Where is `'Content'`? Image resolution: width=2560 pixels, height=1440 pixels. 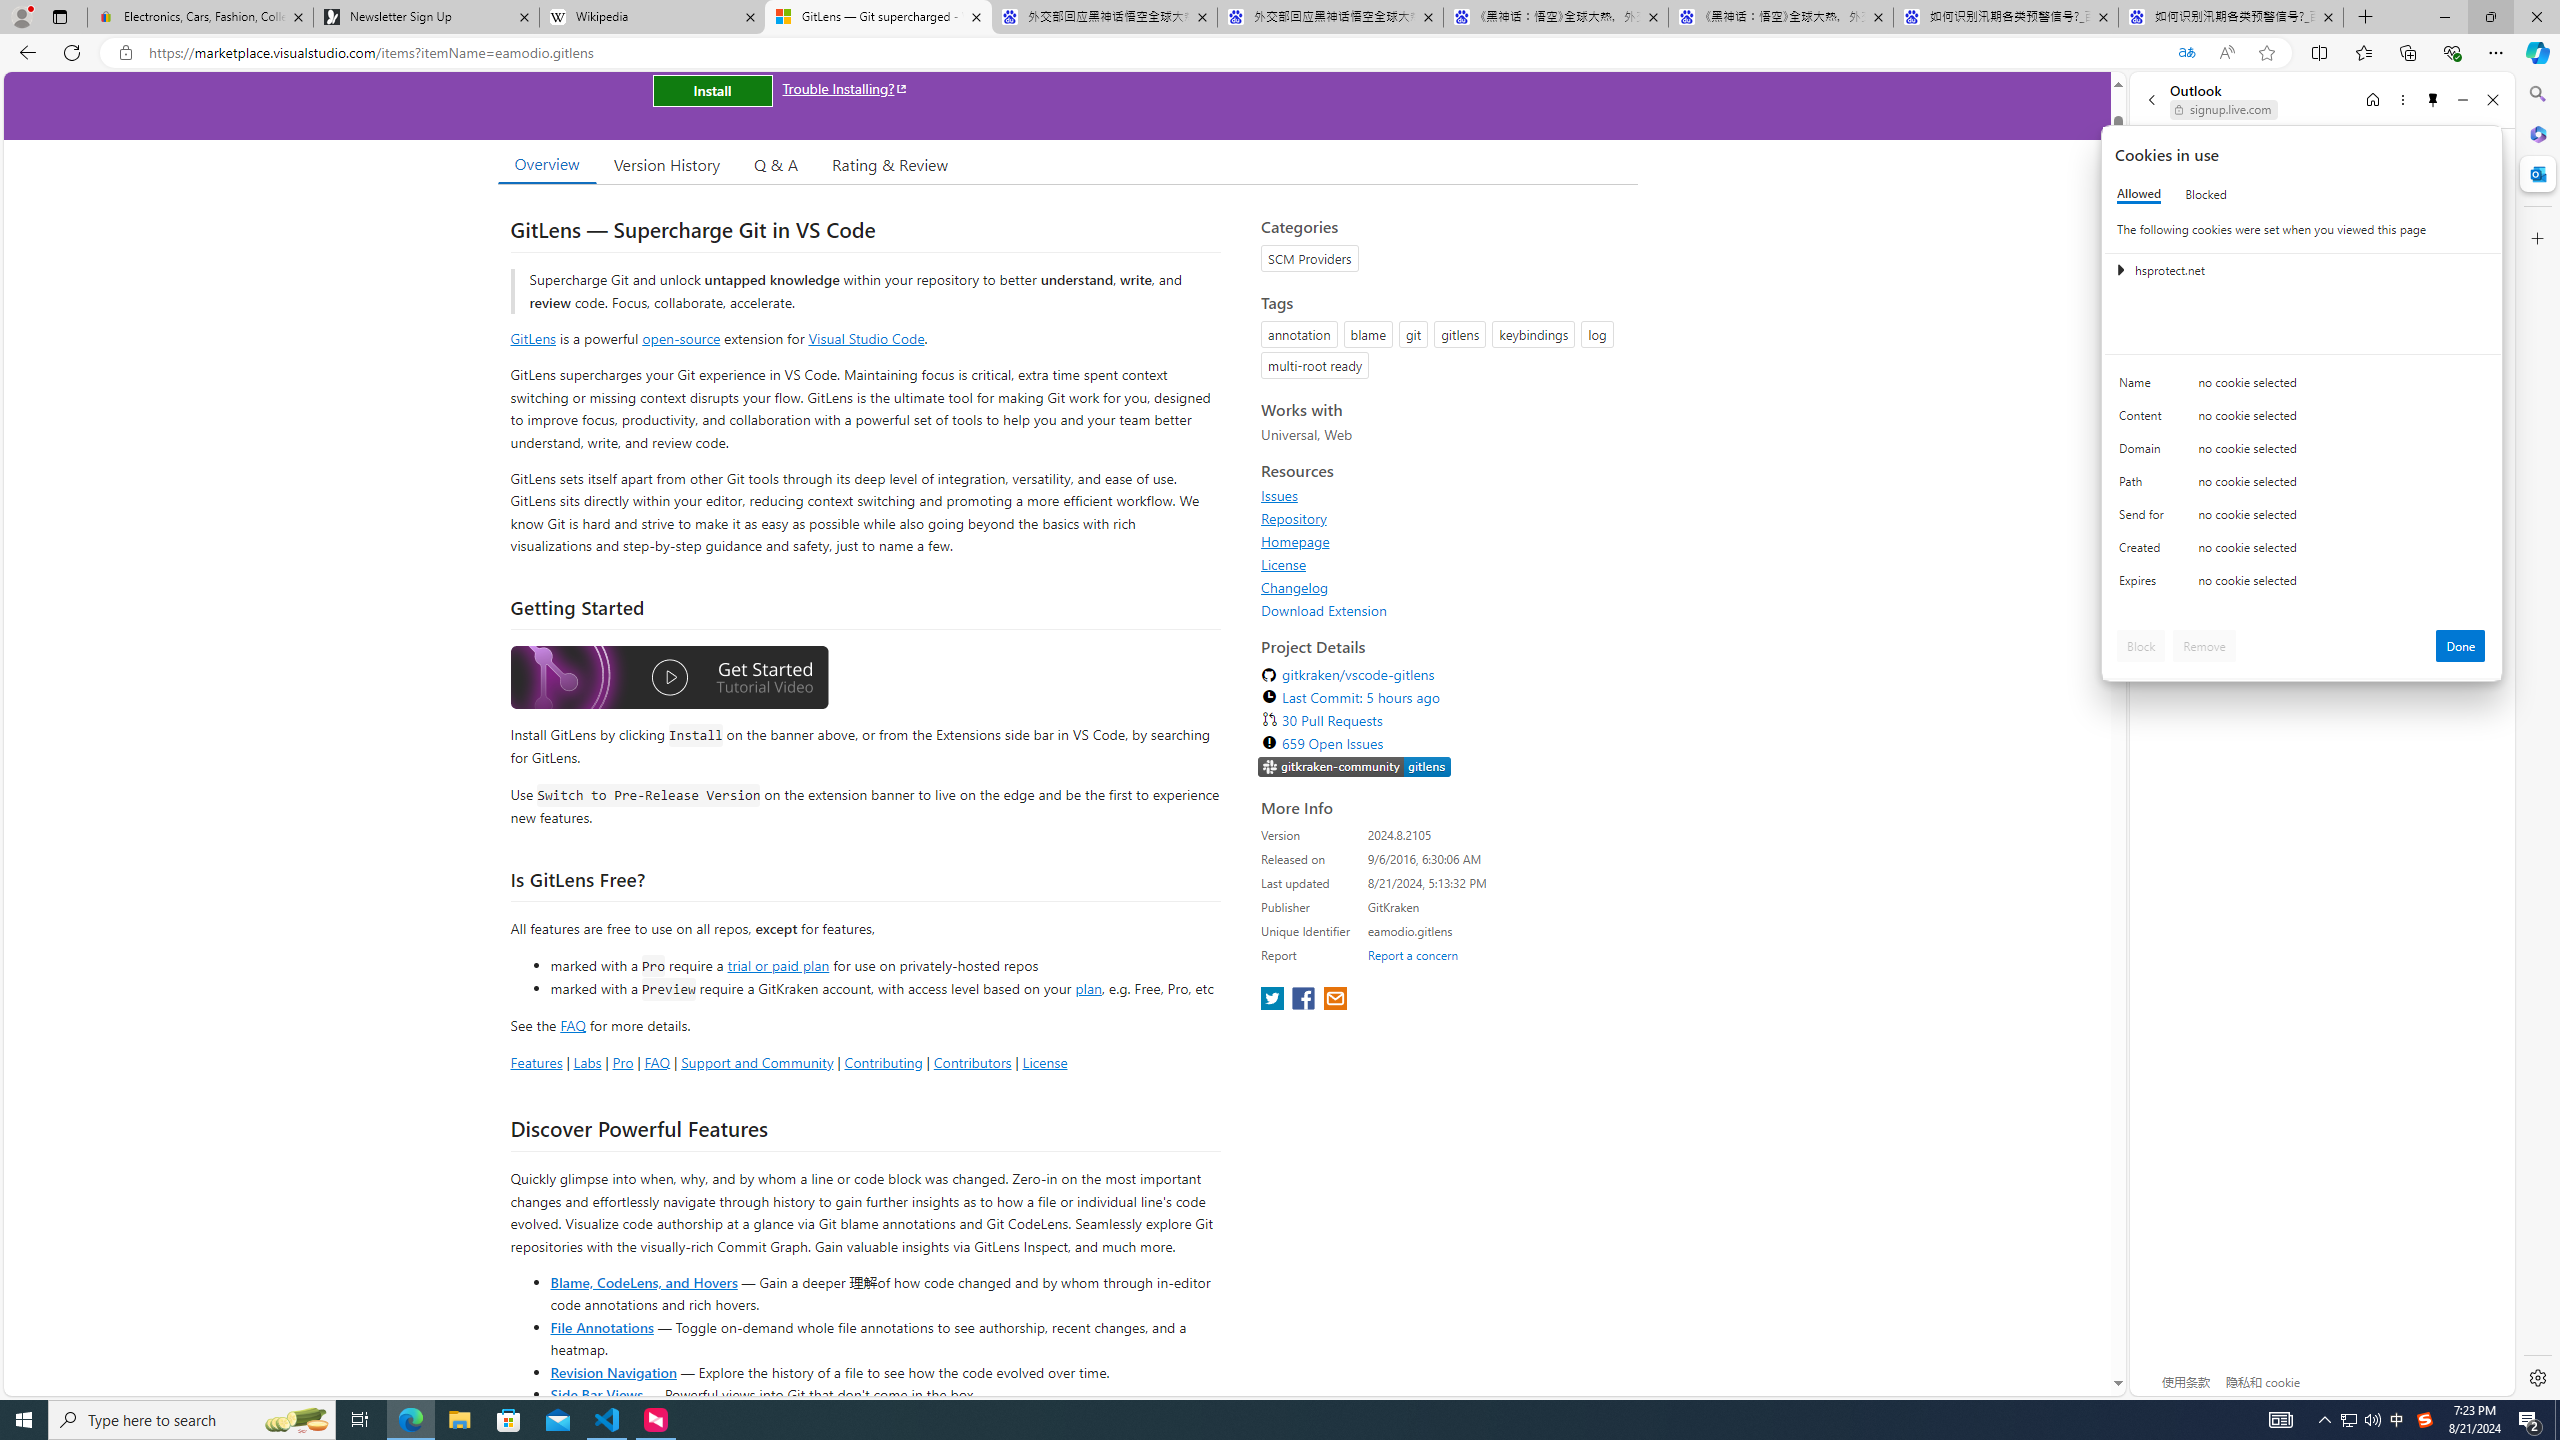
'Content' is located at coordinates (2144, 420).